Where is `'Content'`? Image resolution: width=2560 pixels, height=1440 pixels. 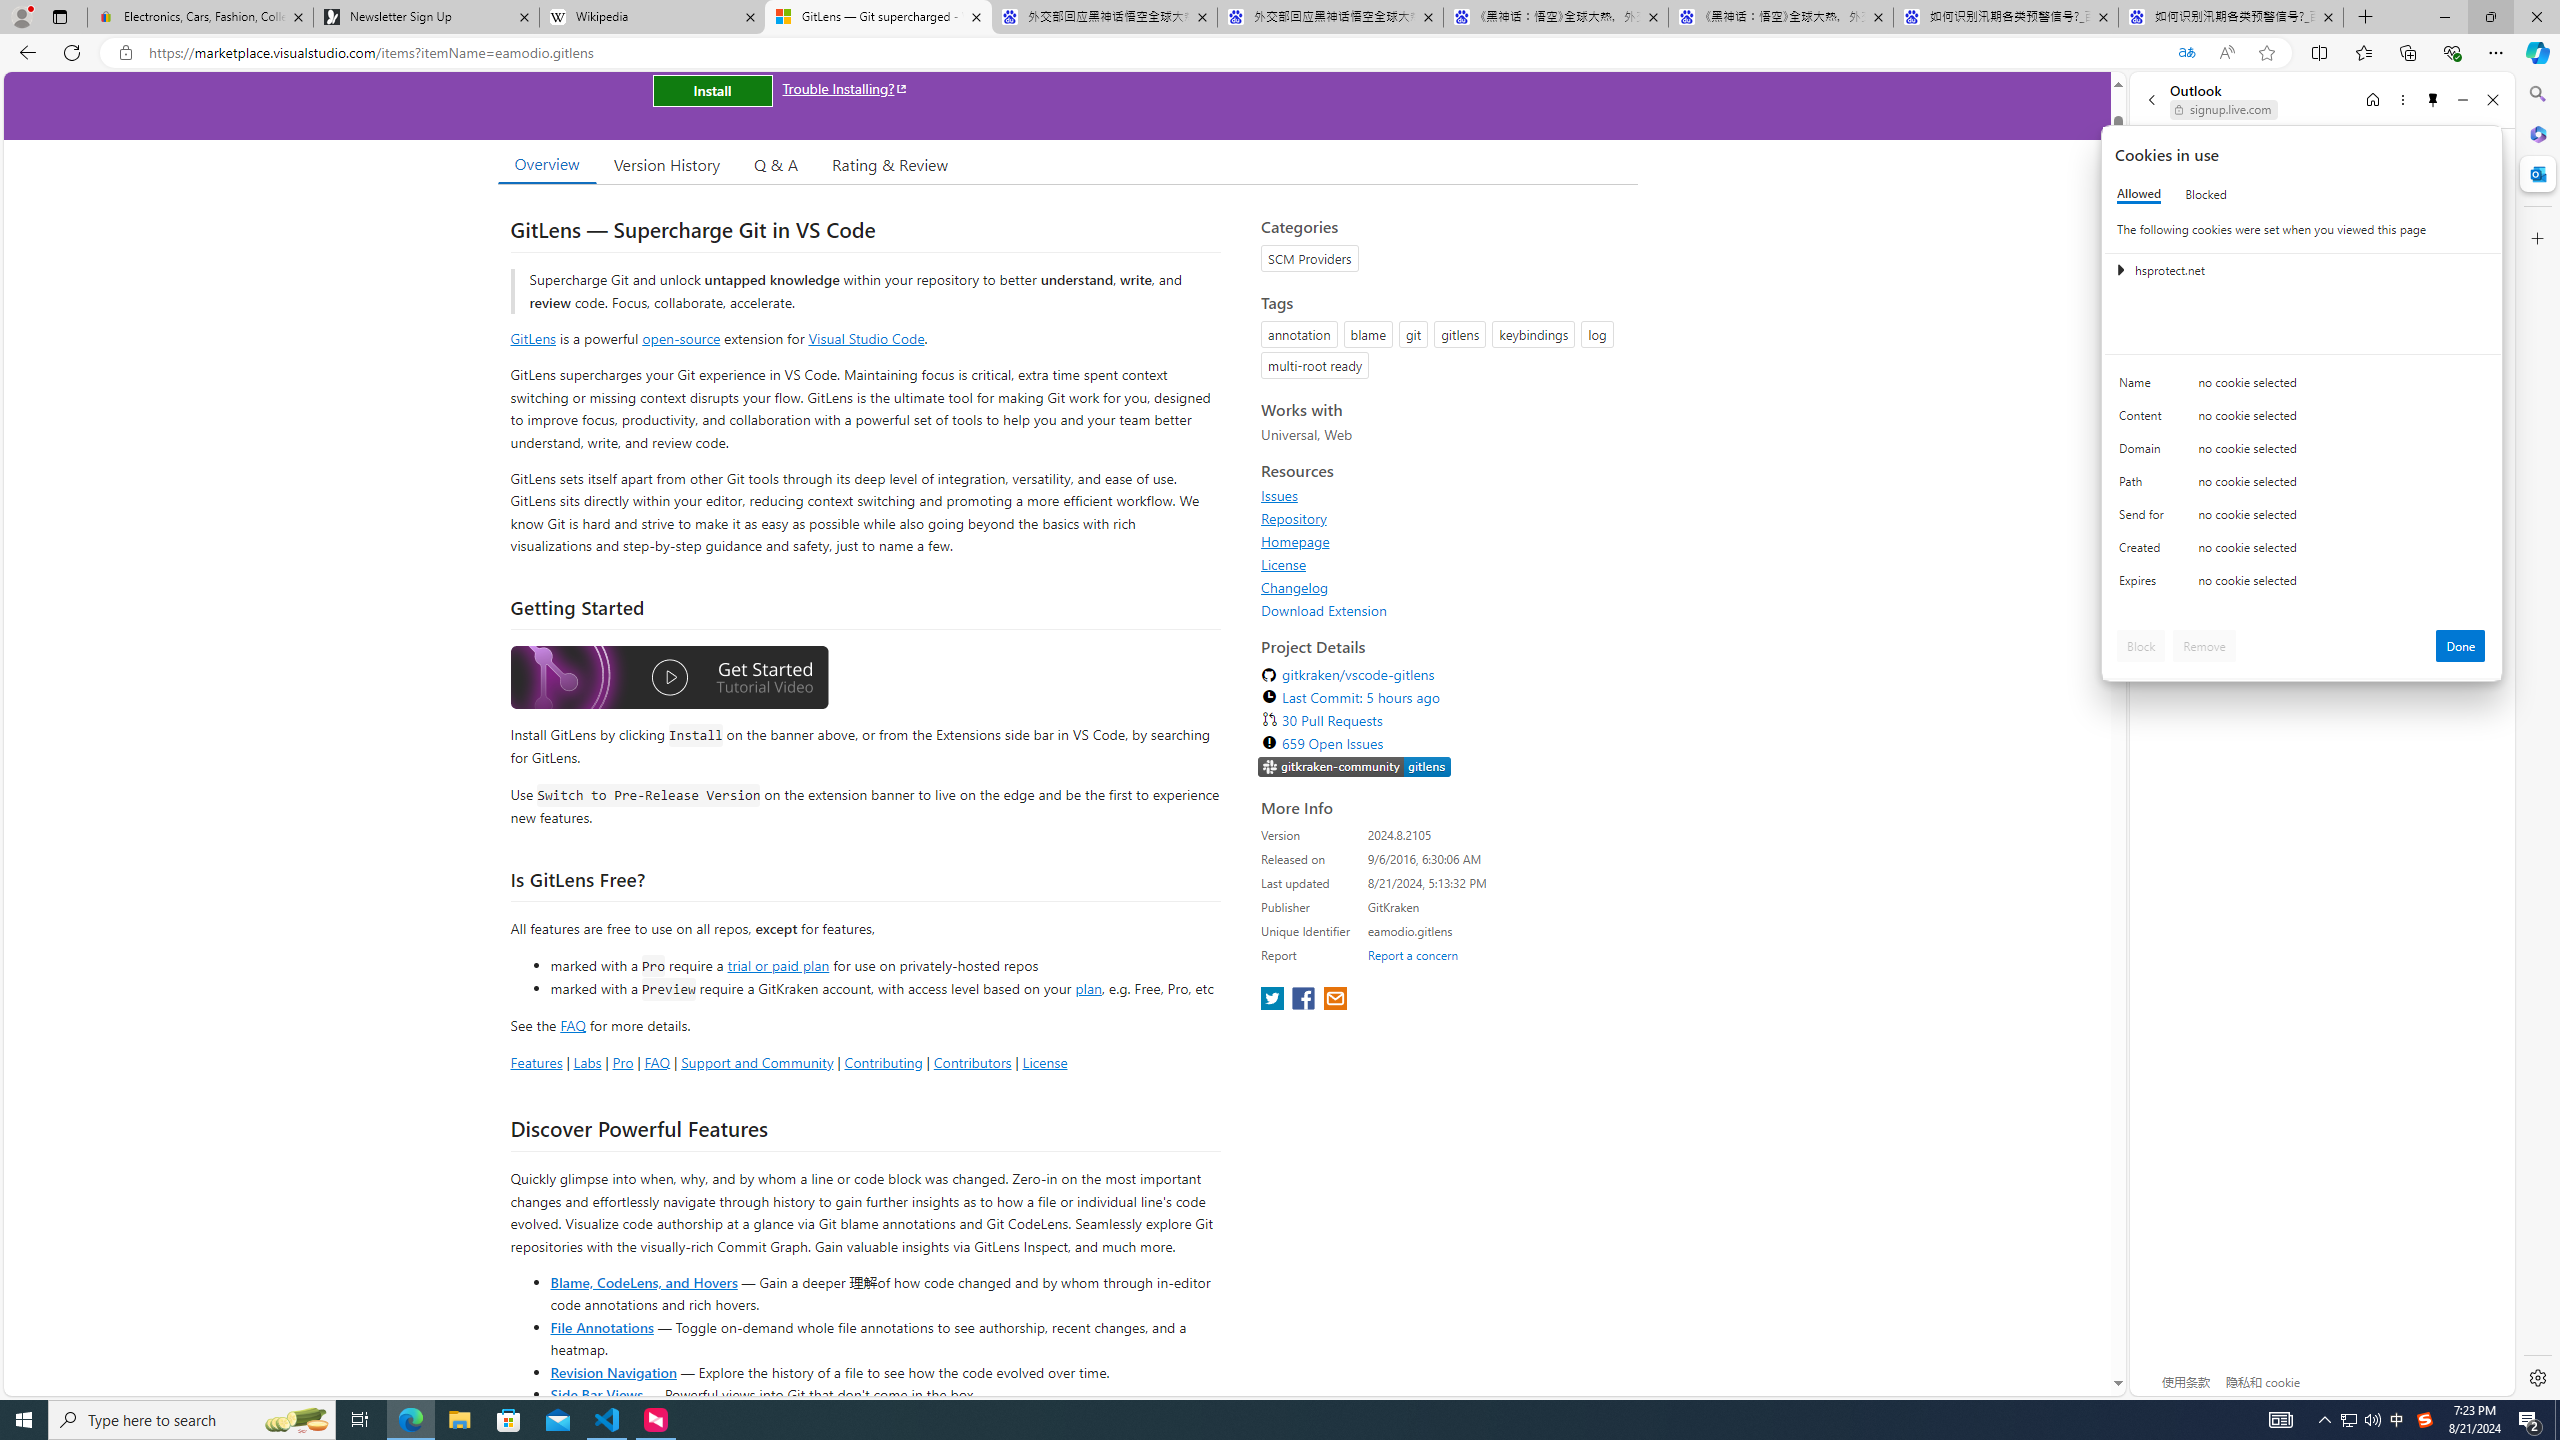
'Content' is located at coordinates (2144, 420).